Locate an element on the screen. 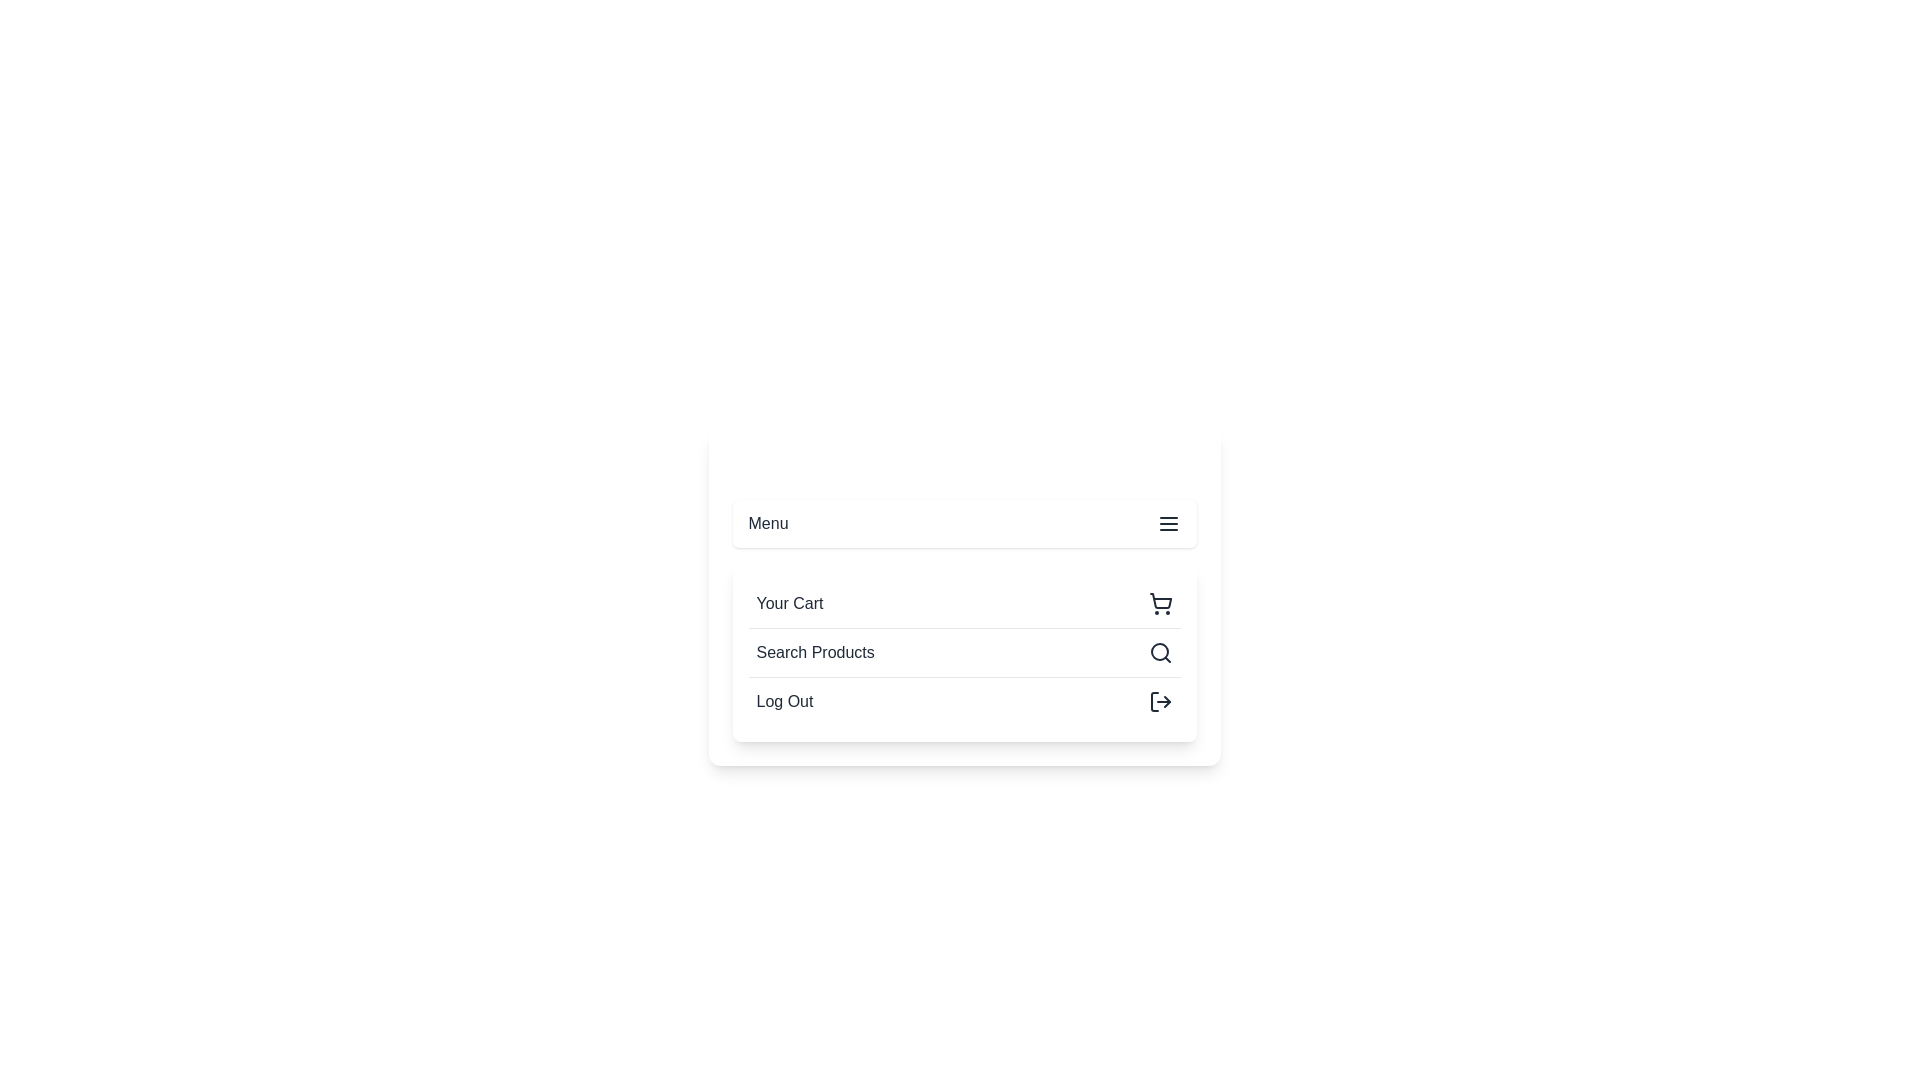 Image resolution: width=1920 pixels, height=1080 pixels. the search icon button located at the far-right side of the 'Search Products' menu item in the dropdown list for further keyboard interaction is located at coordinates (1160, 652).